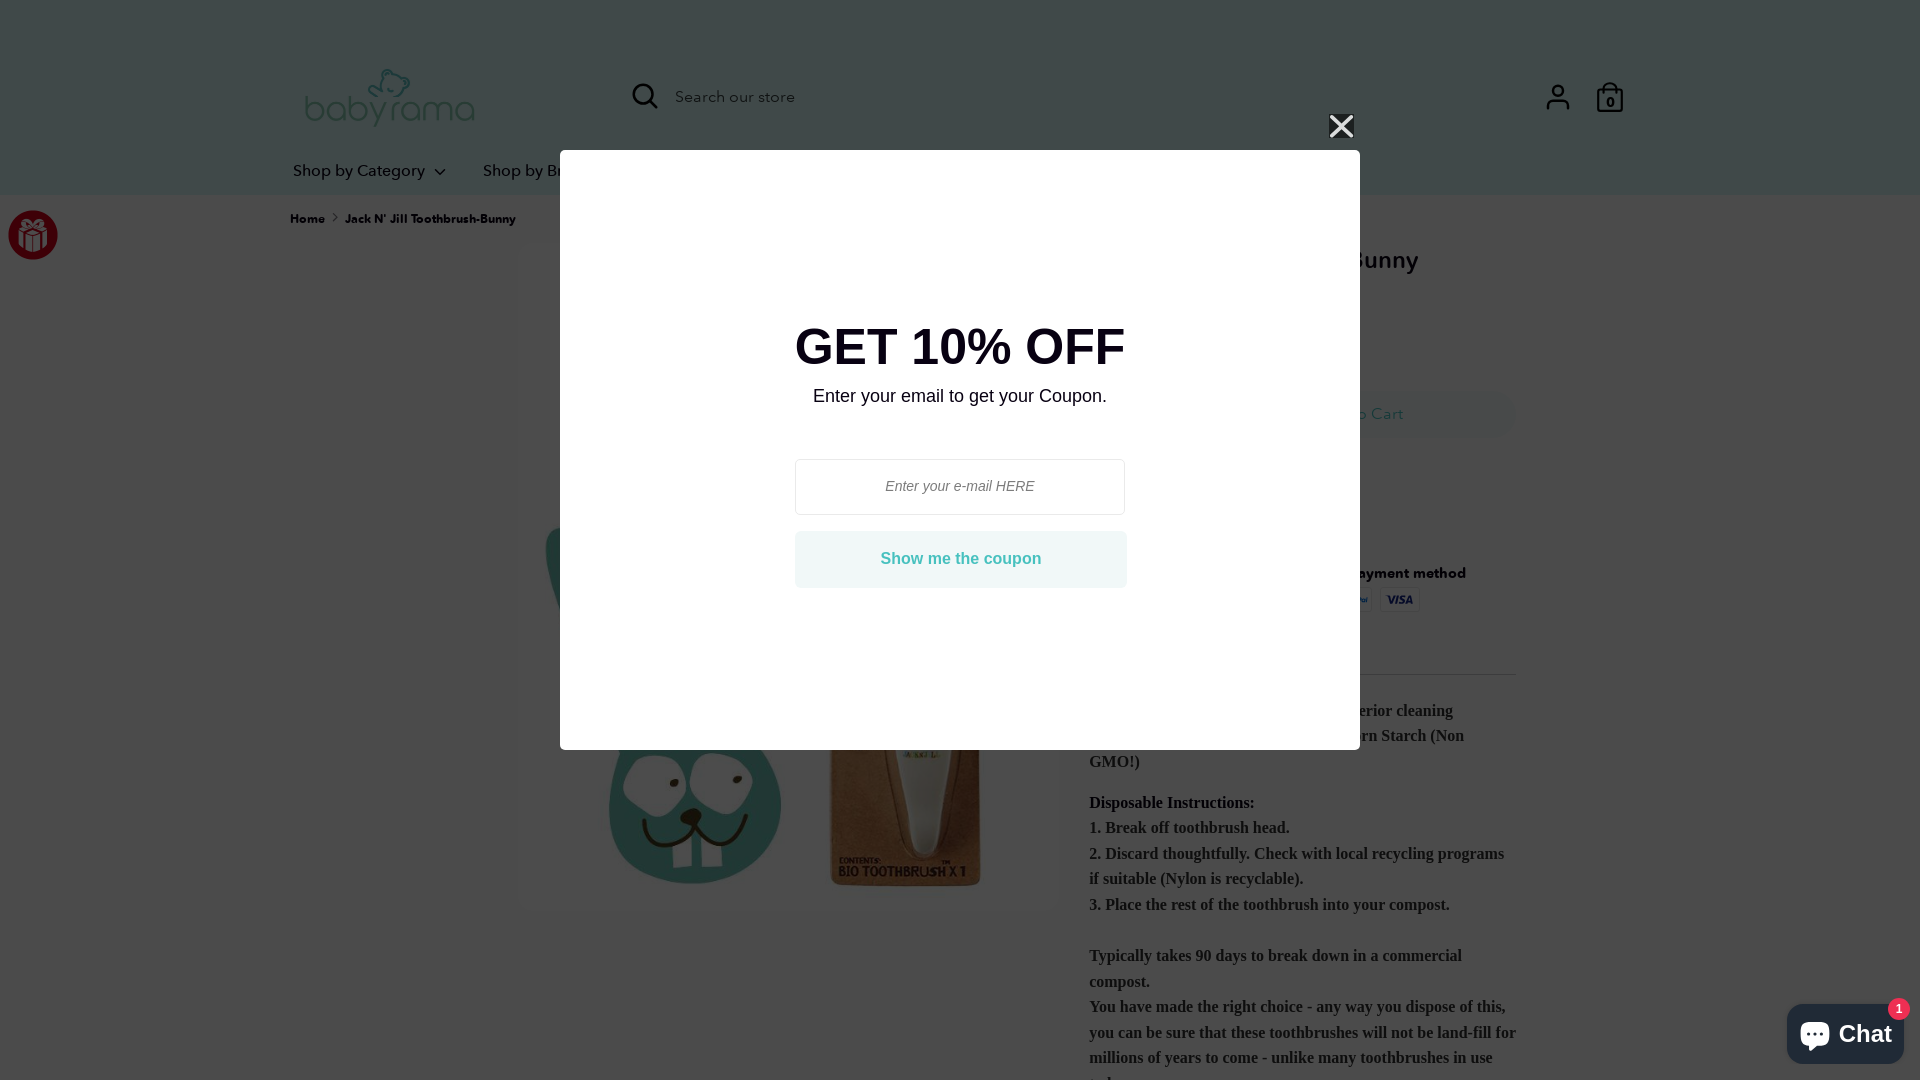 The height and width of the screenshot is (1080, 1920). Describe the element at coordinates (901, 176) in the screenshot. I see `'Clearance'` at that location.